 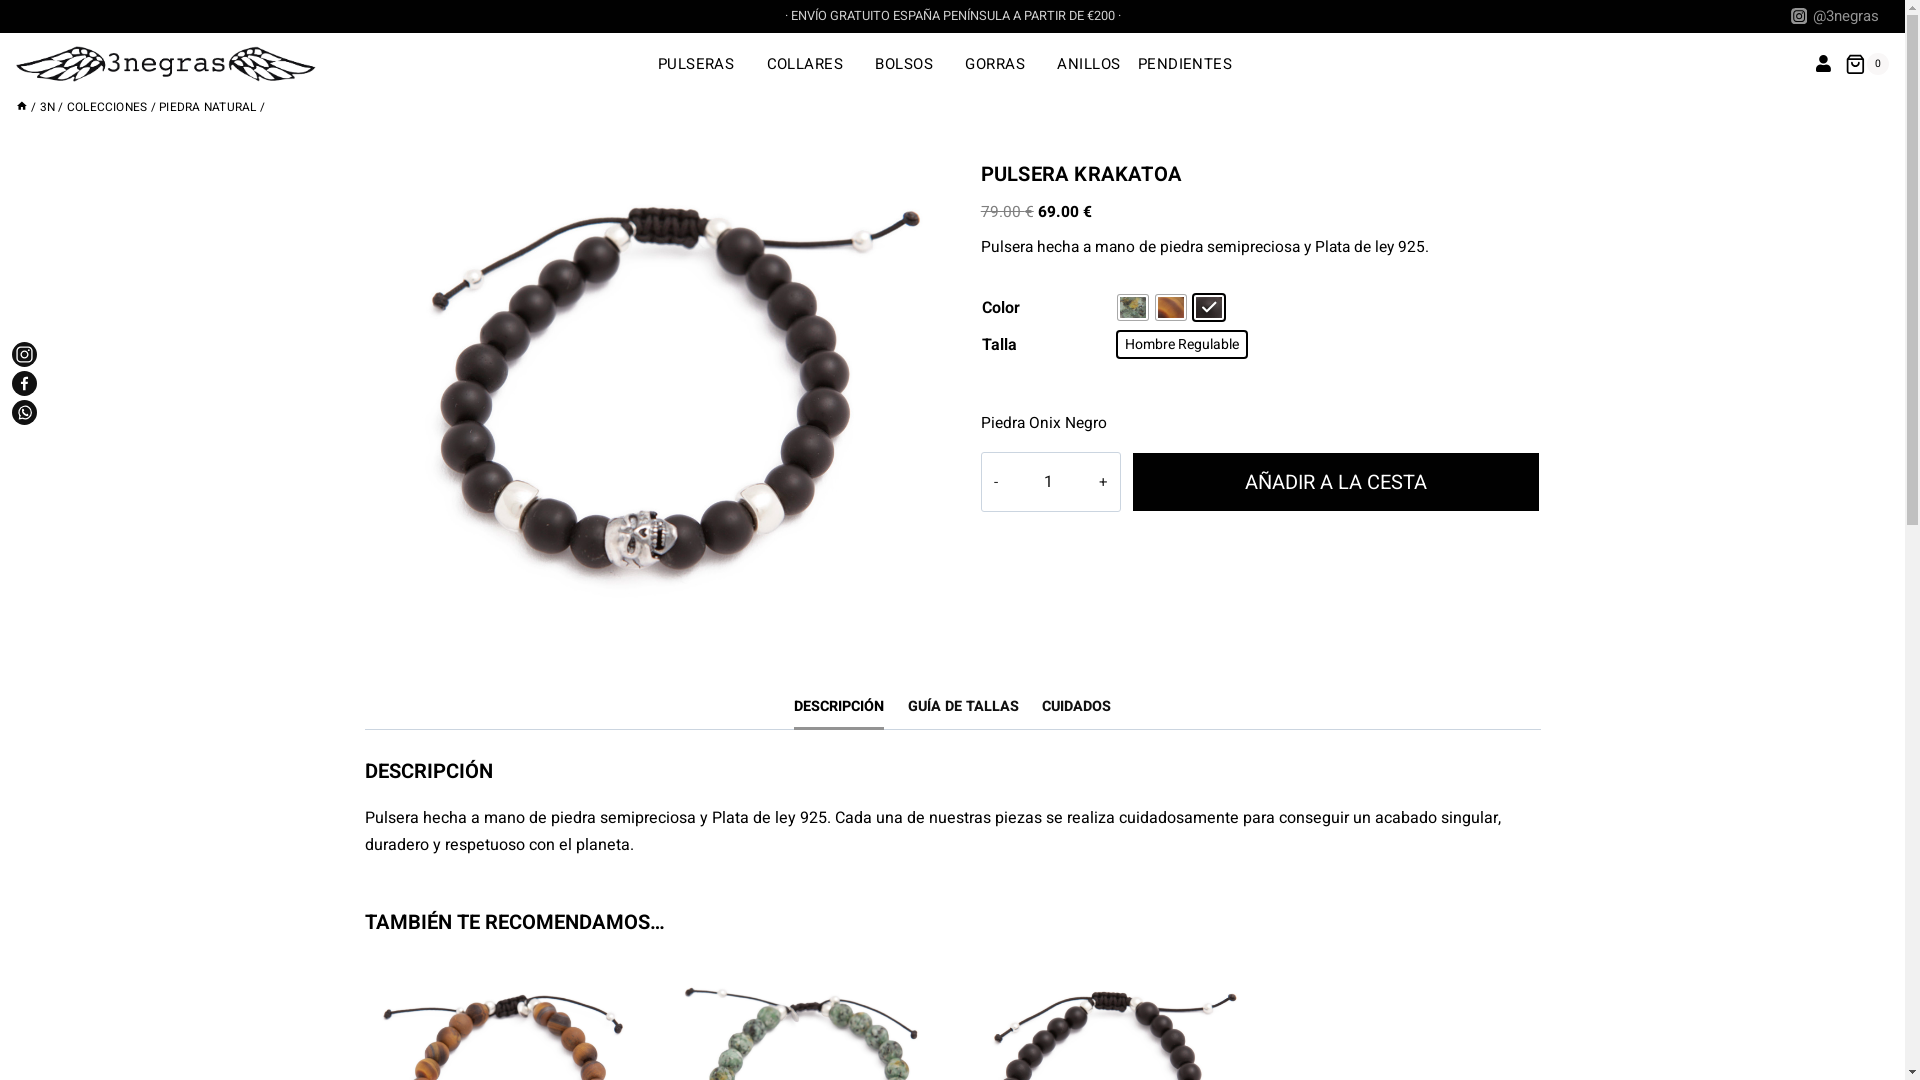 What do you see at coordinates (1075, 705) in the screenshot?
I see `'CUIDADOS'` at bounding box center [1075, 705].